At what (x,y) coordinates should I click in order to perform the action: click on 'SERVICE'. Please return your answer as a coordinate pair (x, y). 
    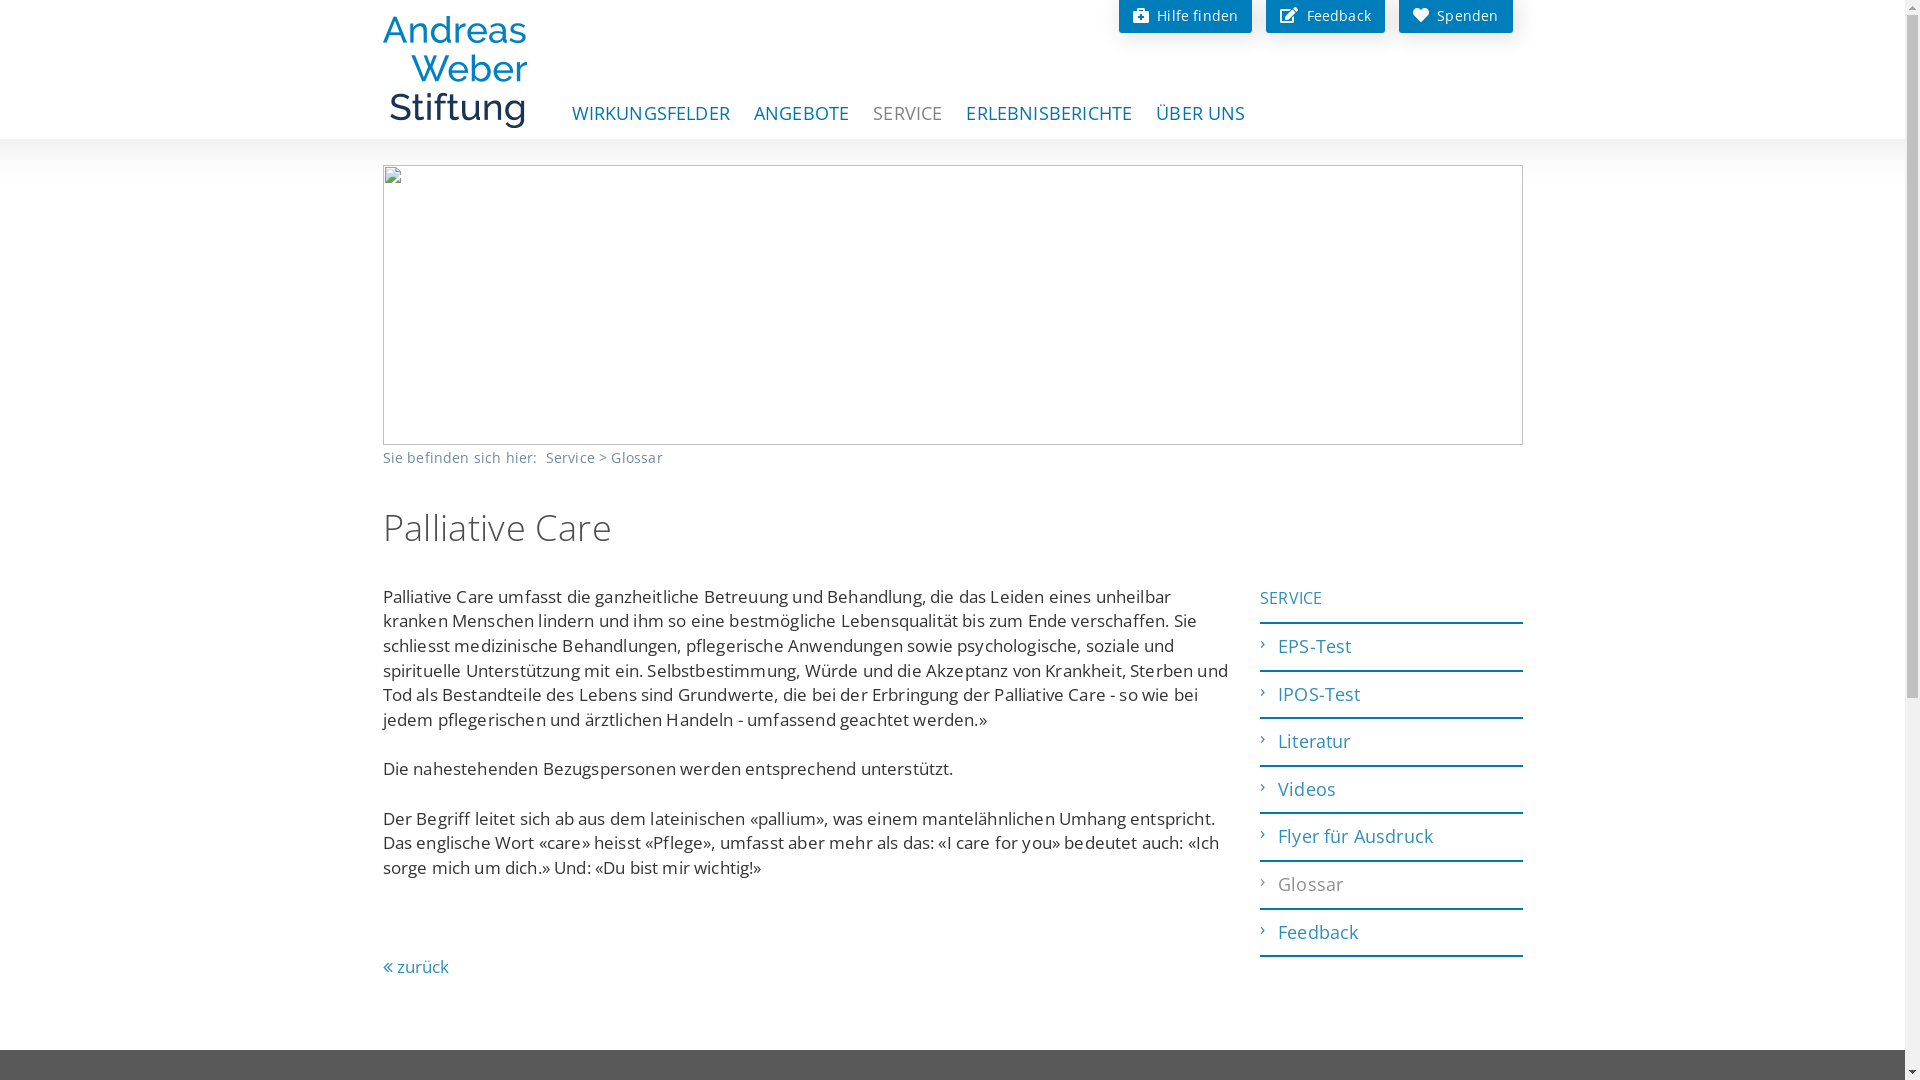
    Looking at the image, I should click on (1291, 596).